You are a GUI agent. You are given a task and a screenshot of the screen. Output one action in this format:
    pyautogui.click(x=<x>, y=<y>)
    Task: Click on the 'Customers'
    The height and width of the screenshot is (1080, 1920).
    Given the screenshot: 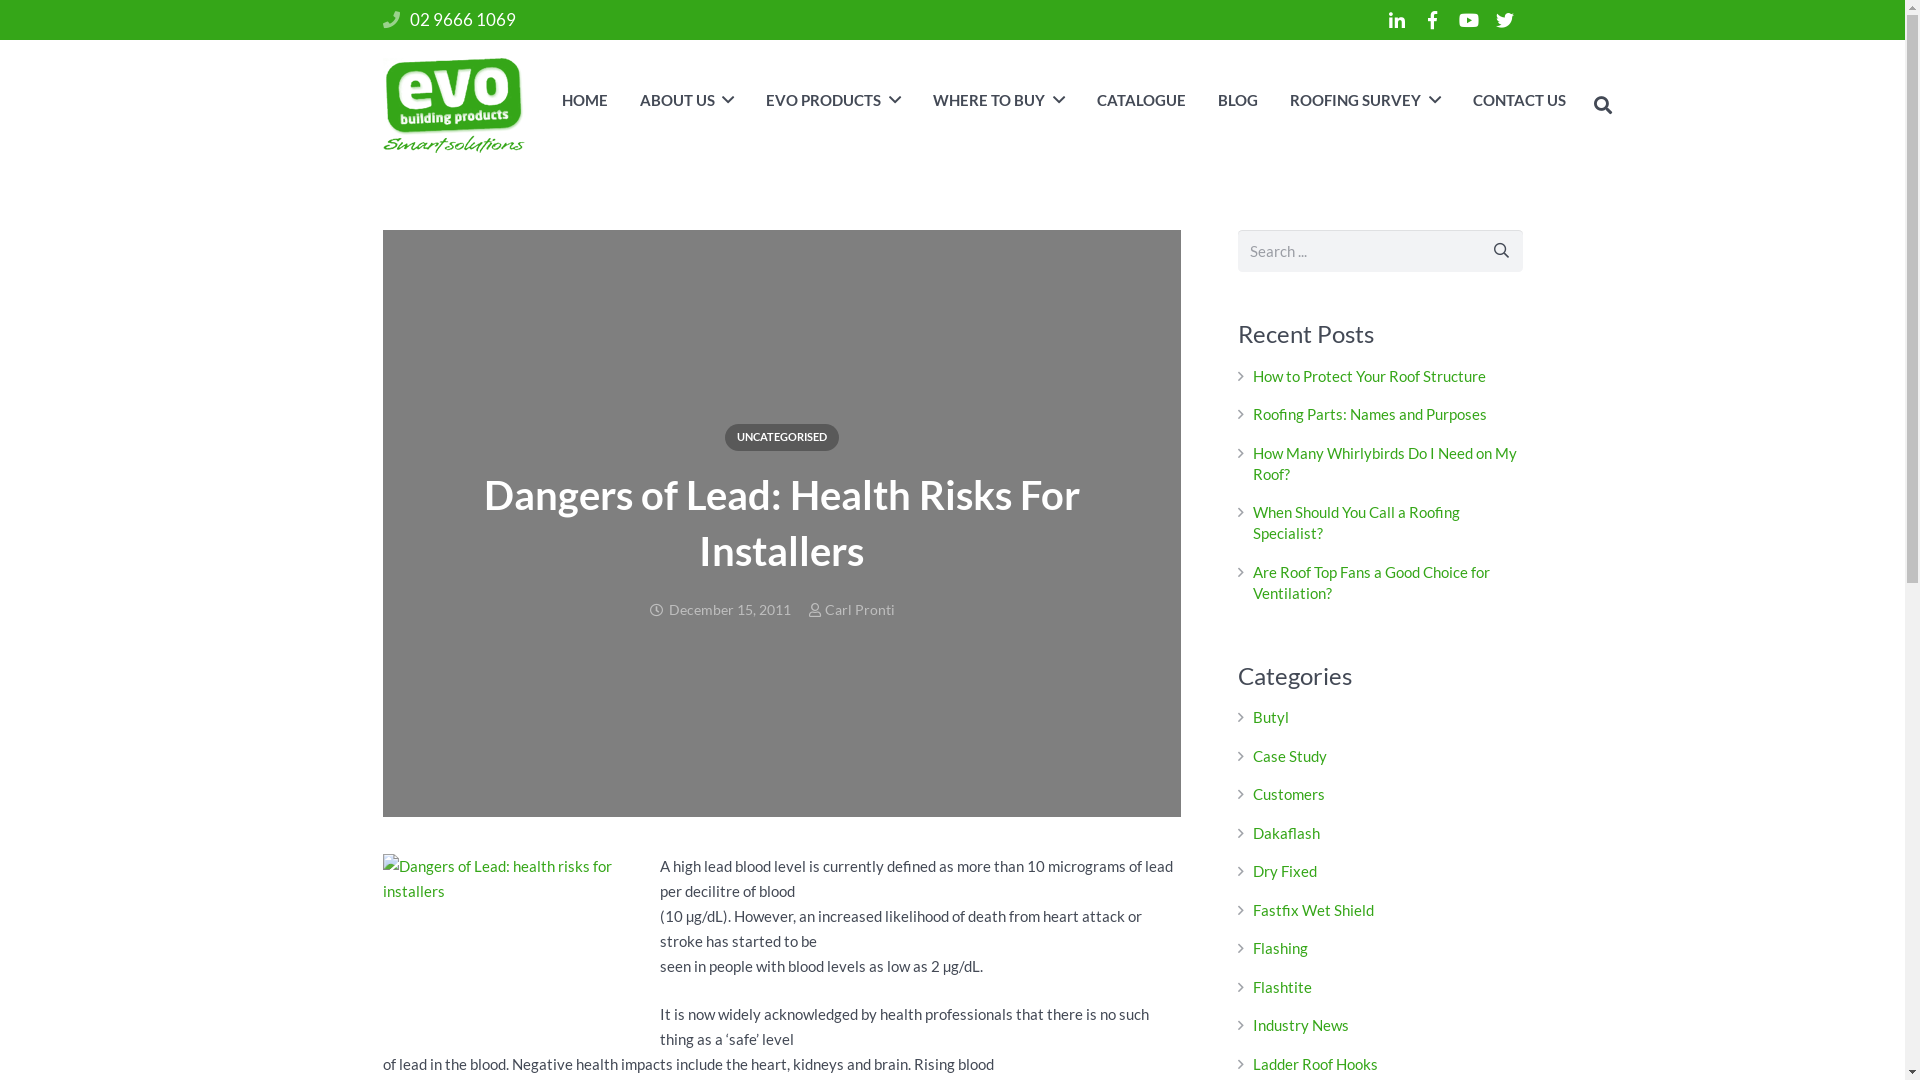 What is the action you would take?
    pyautogui.click(x=1251, y=793)
    